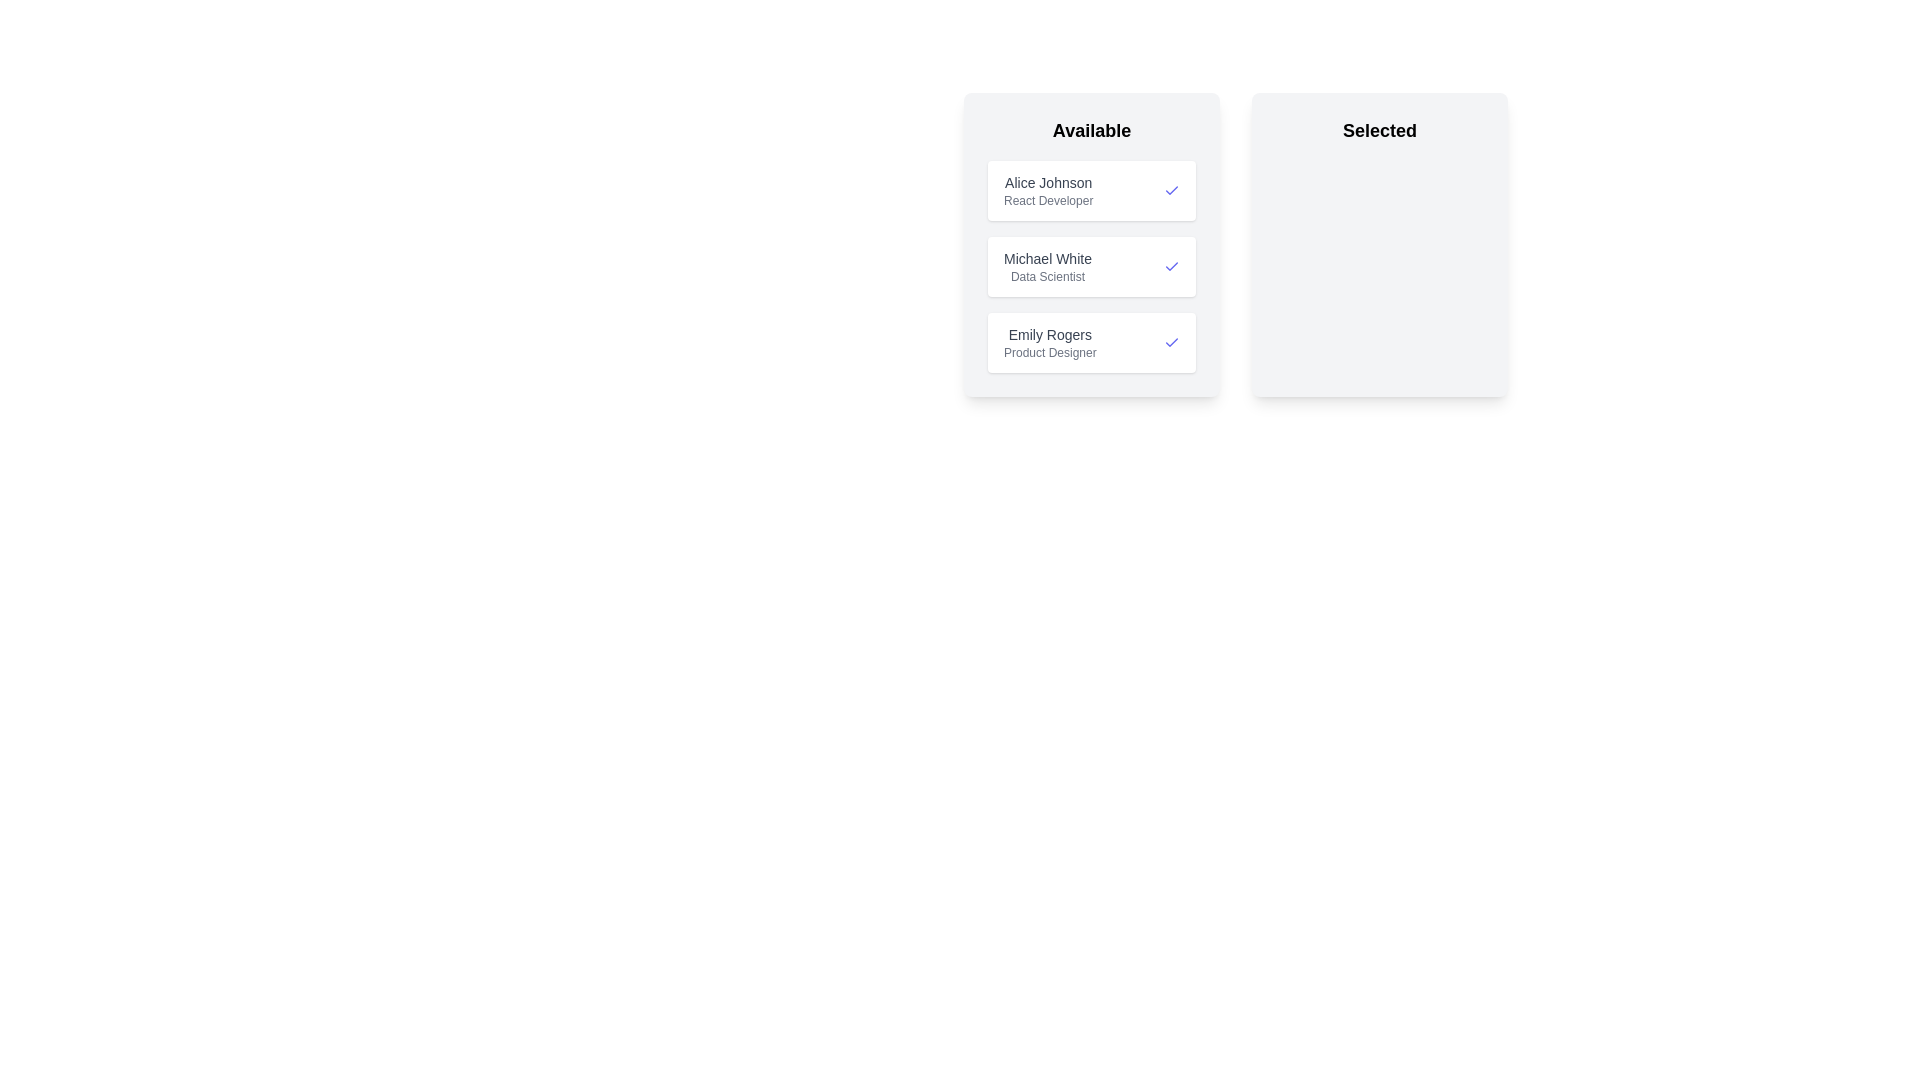 This screenshot has width=1920, height=1080. What do you see at coordinates (1090, 265) in the screenshot?
I see `the candidate entry Michael White` at bounding box center [1090, 265].